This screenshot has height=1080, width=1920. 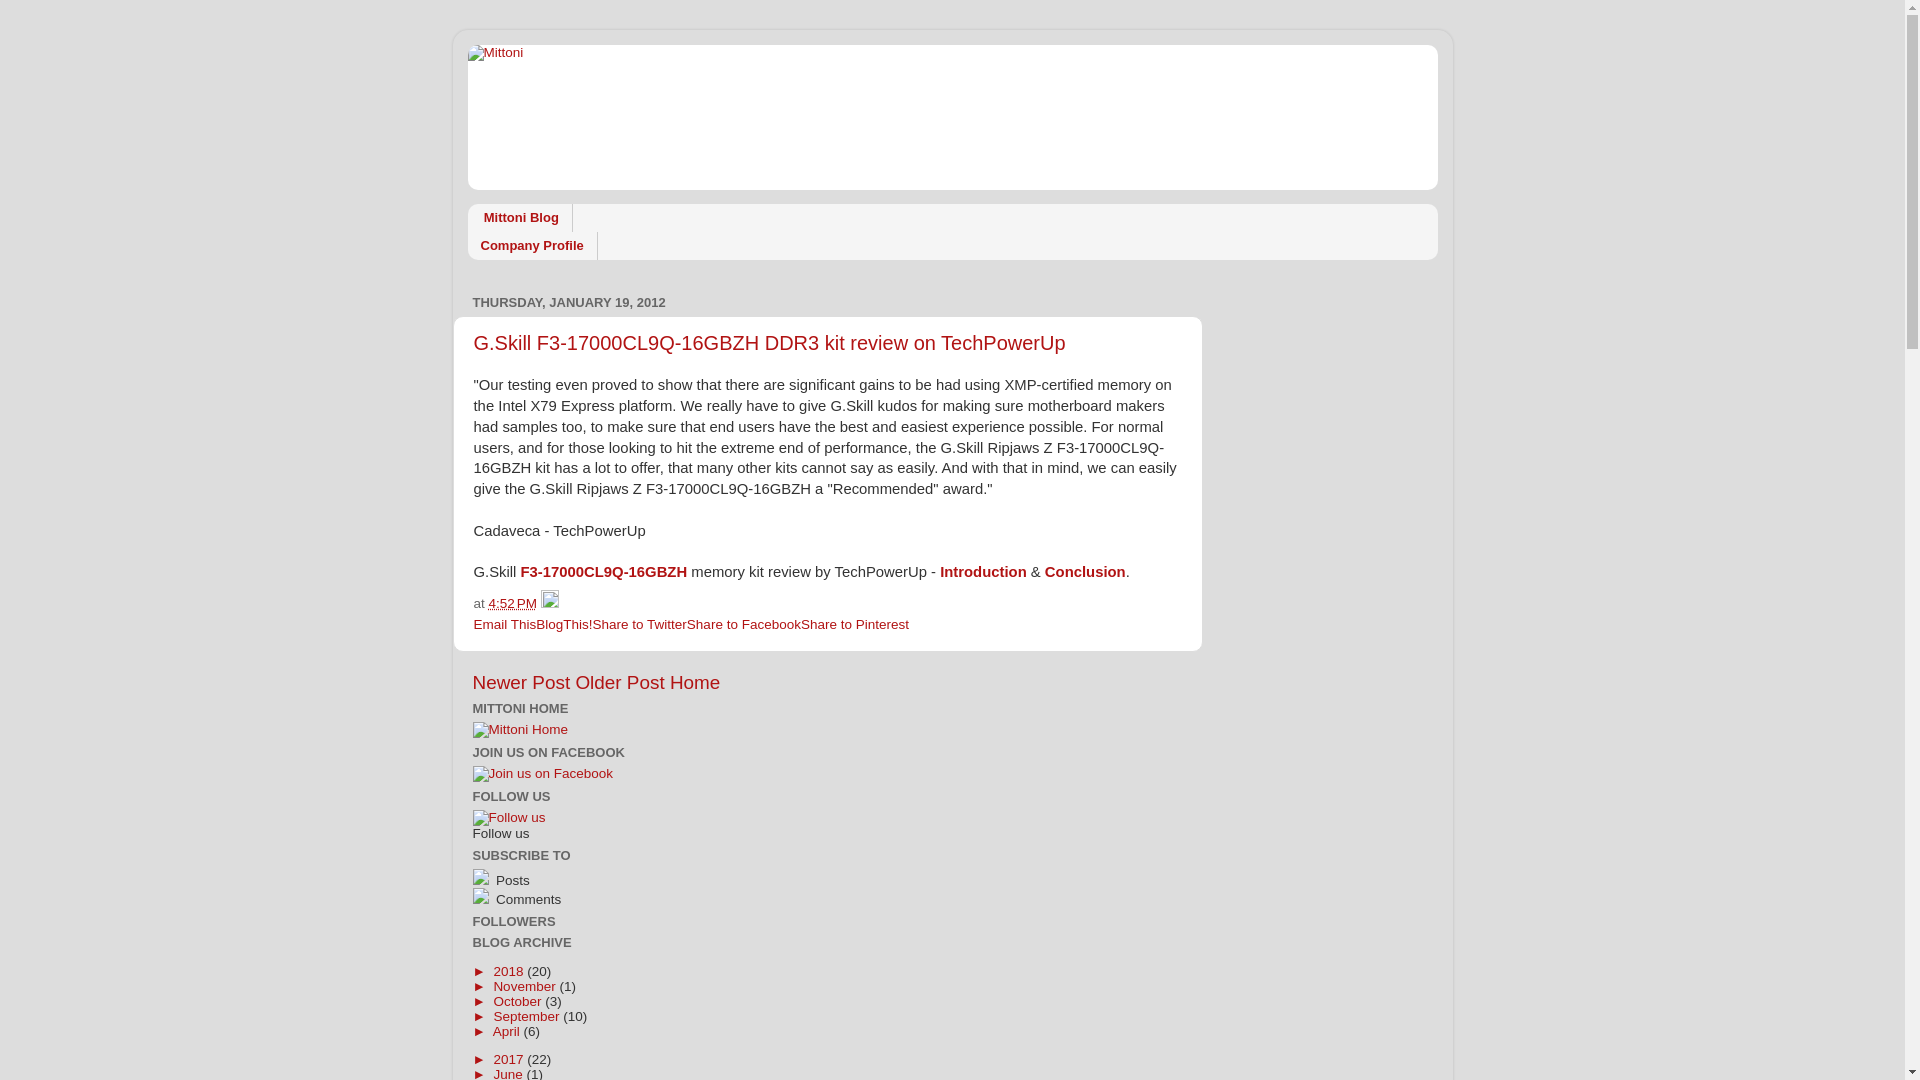 I want to click on 'Mittoni Blog', so click(x=520, y=218).